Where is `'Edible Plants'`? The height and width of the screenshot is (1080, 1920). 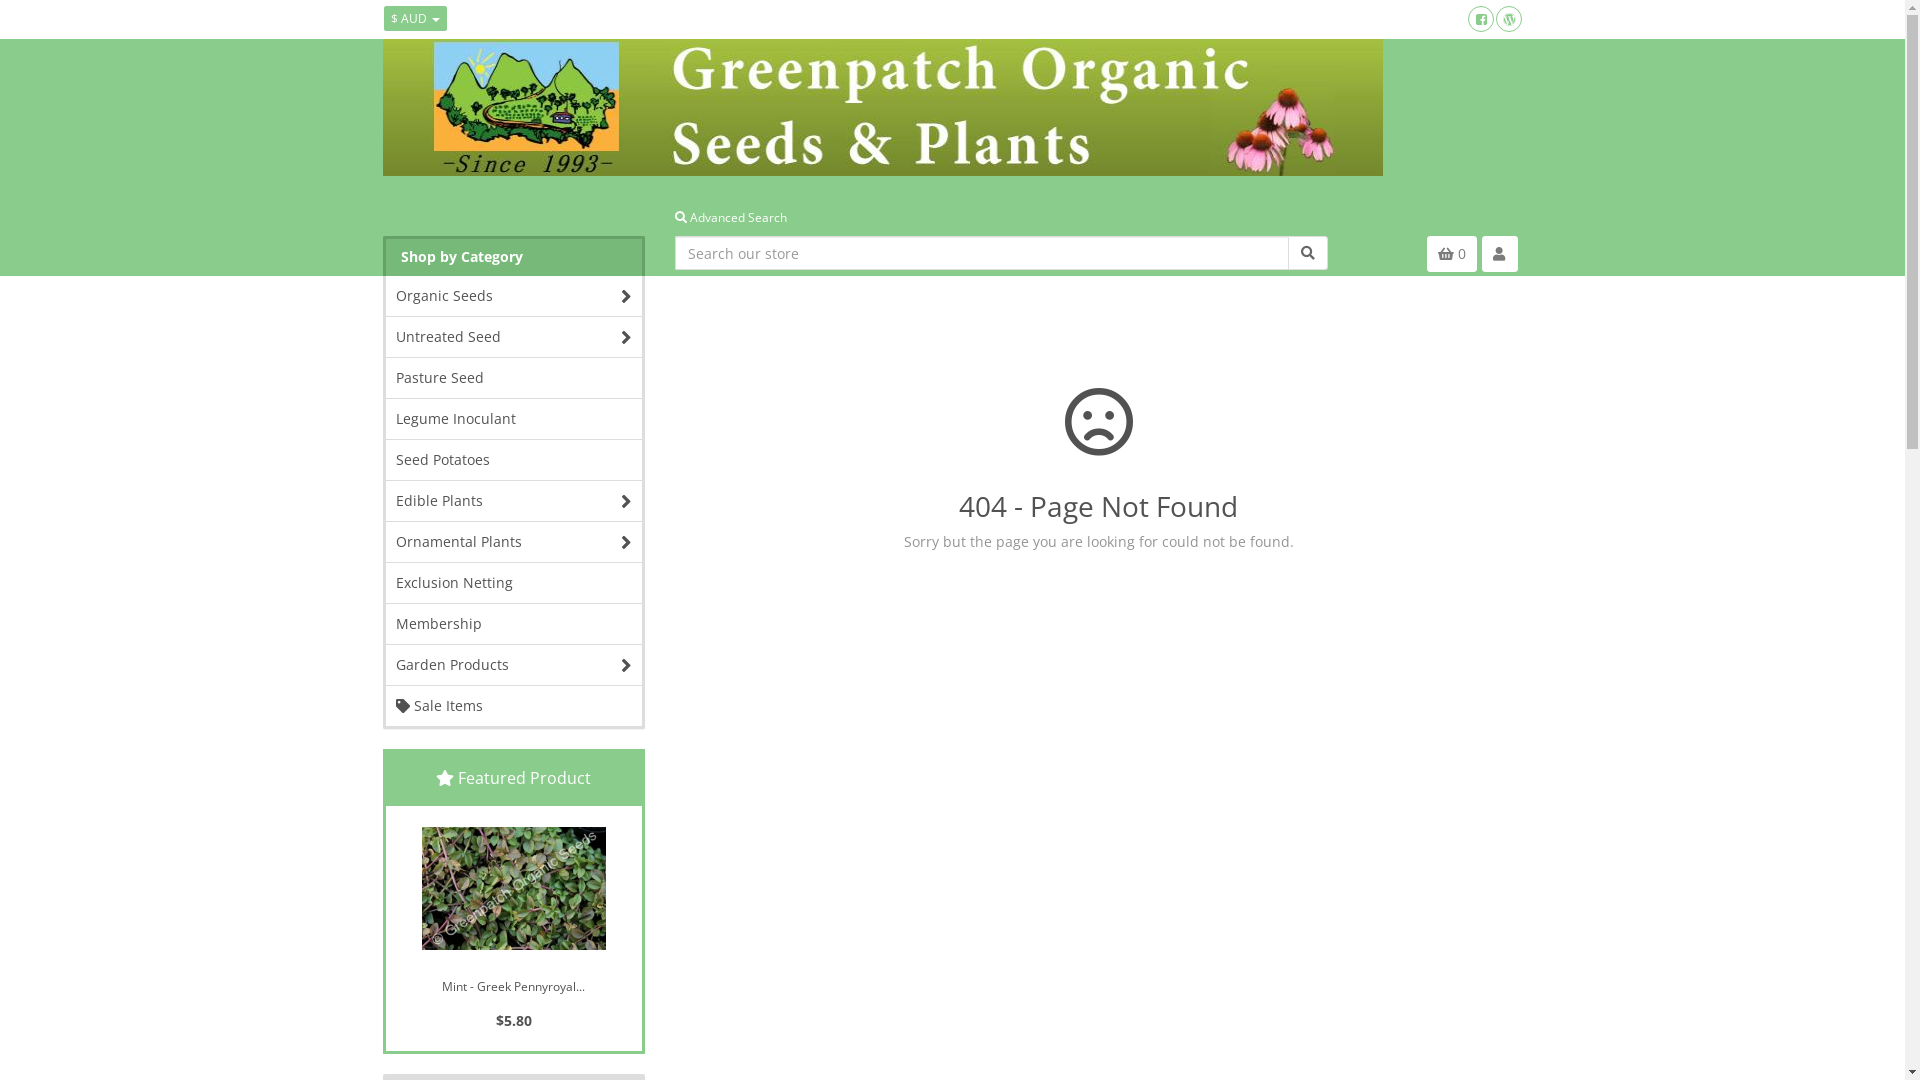 'Edible Plants' is located at coordinates (514, 500).